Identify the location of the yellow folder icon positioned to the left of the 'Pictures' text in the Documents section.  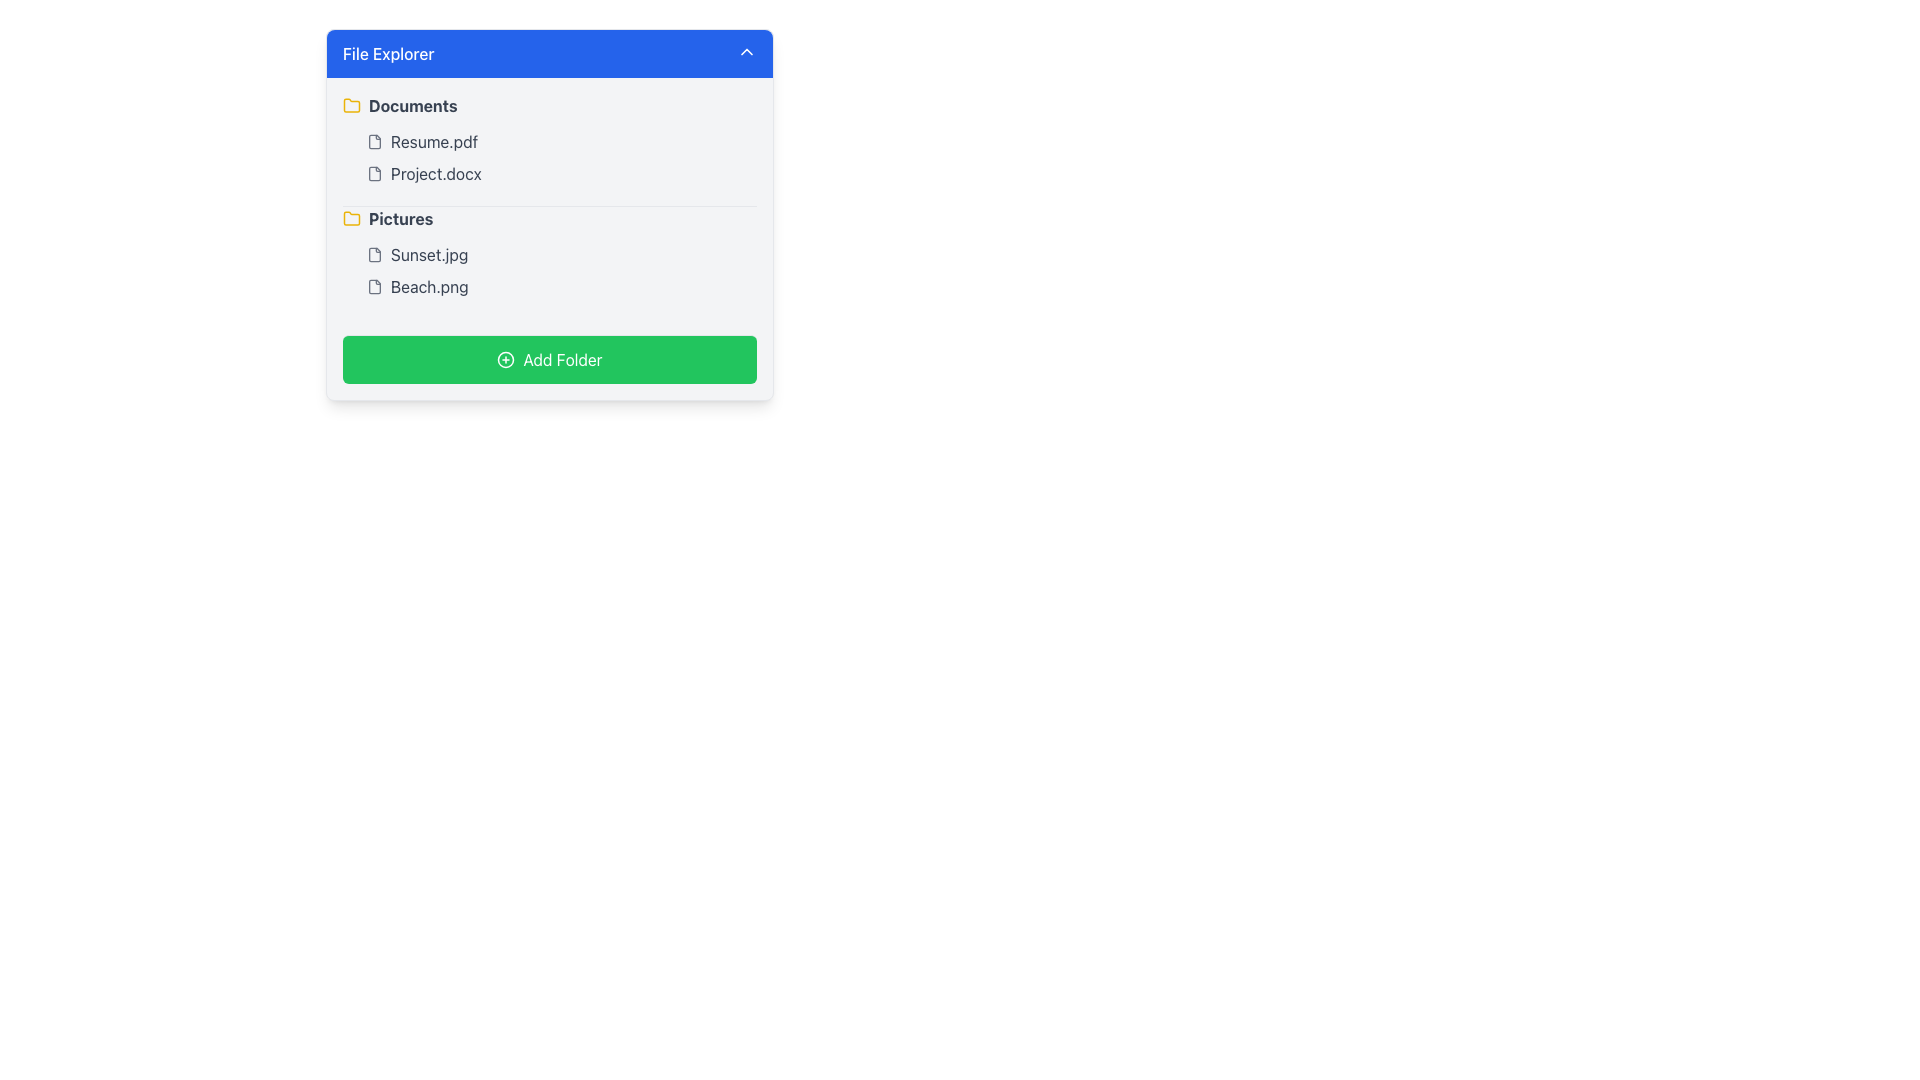
(351, 219).